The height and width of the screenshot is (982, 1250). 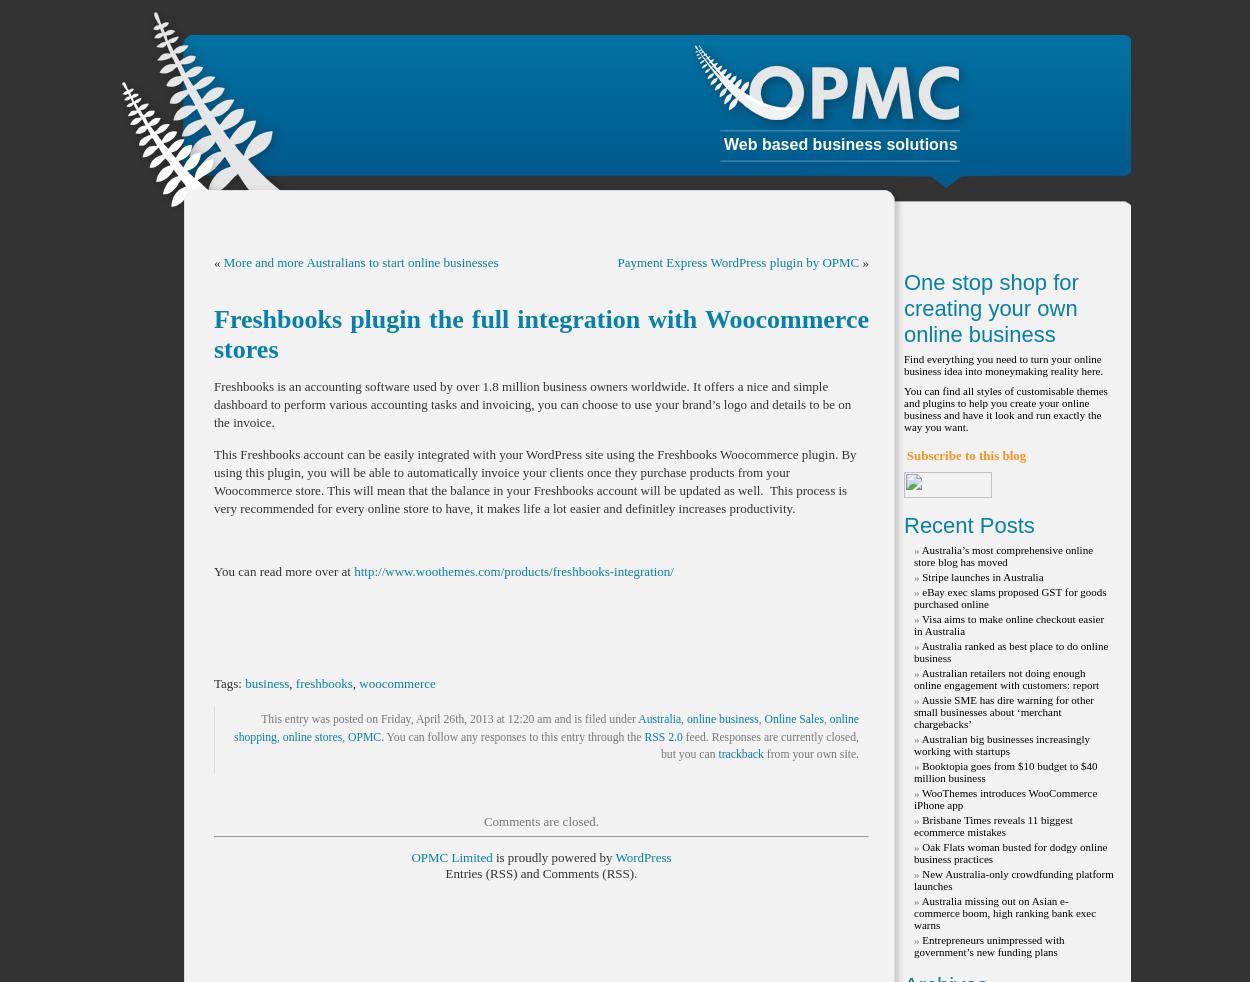 What do you see at coordinates (992, 825) in the screenshot?
I see `'Brisbane Times reveals 11 biggest ecommerce mistakes'` at bounding box center [992, 825].